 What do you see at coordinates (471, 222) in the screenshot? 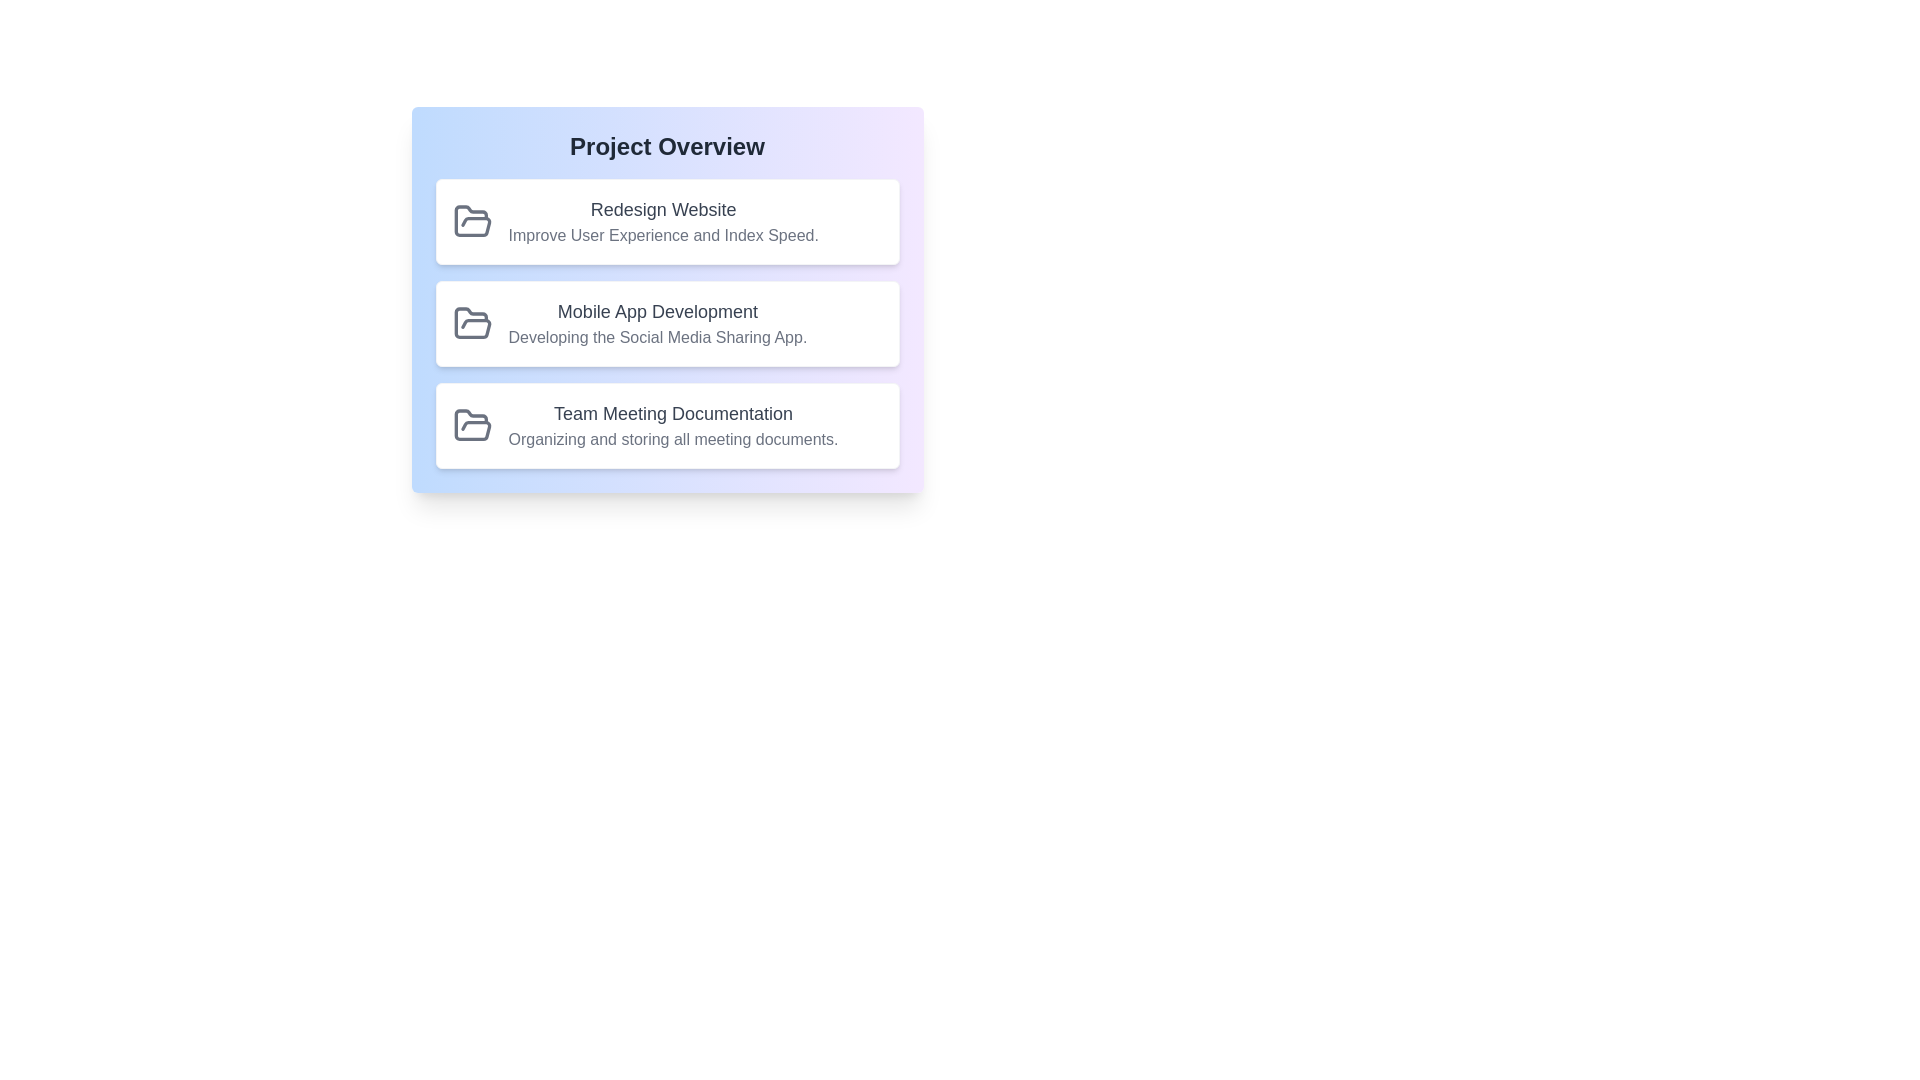
I see `the folder icon for the project titled 'Redesign Website'` at bounding box center [471, 222].